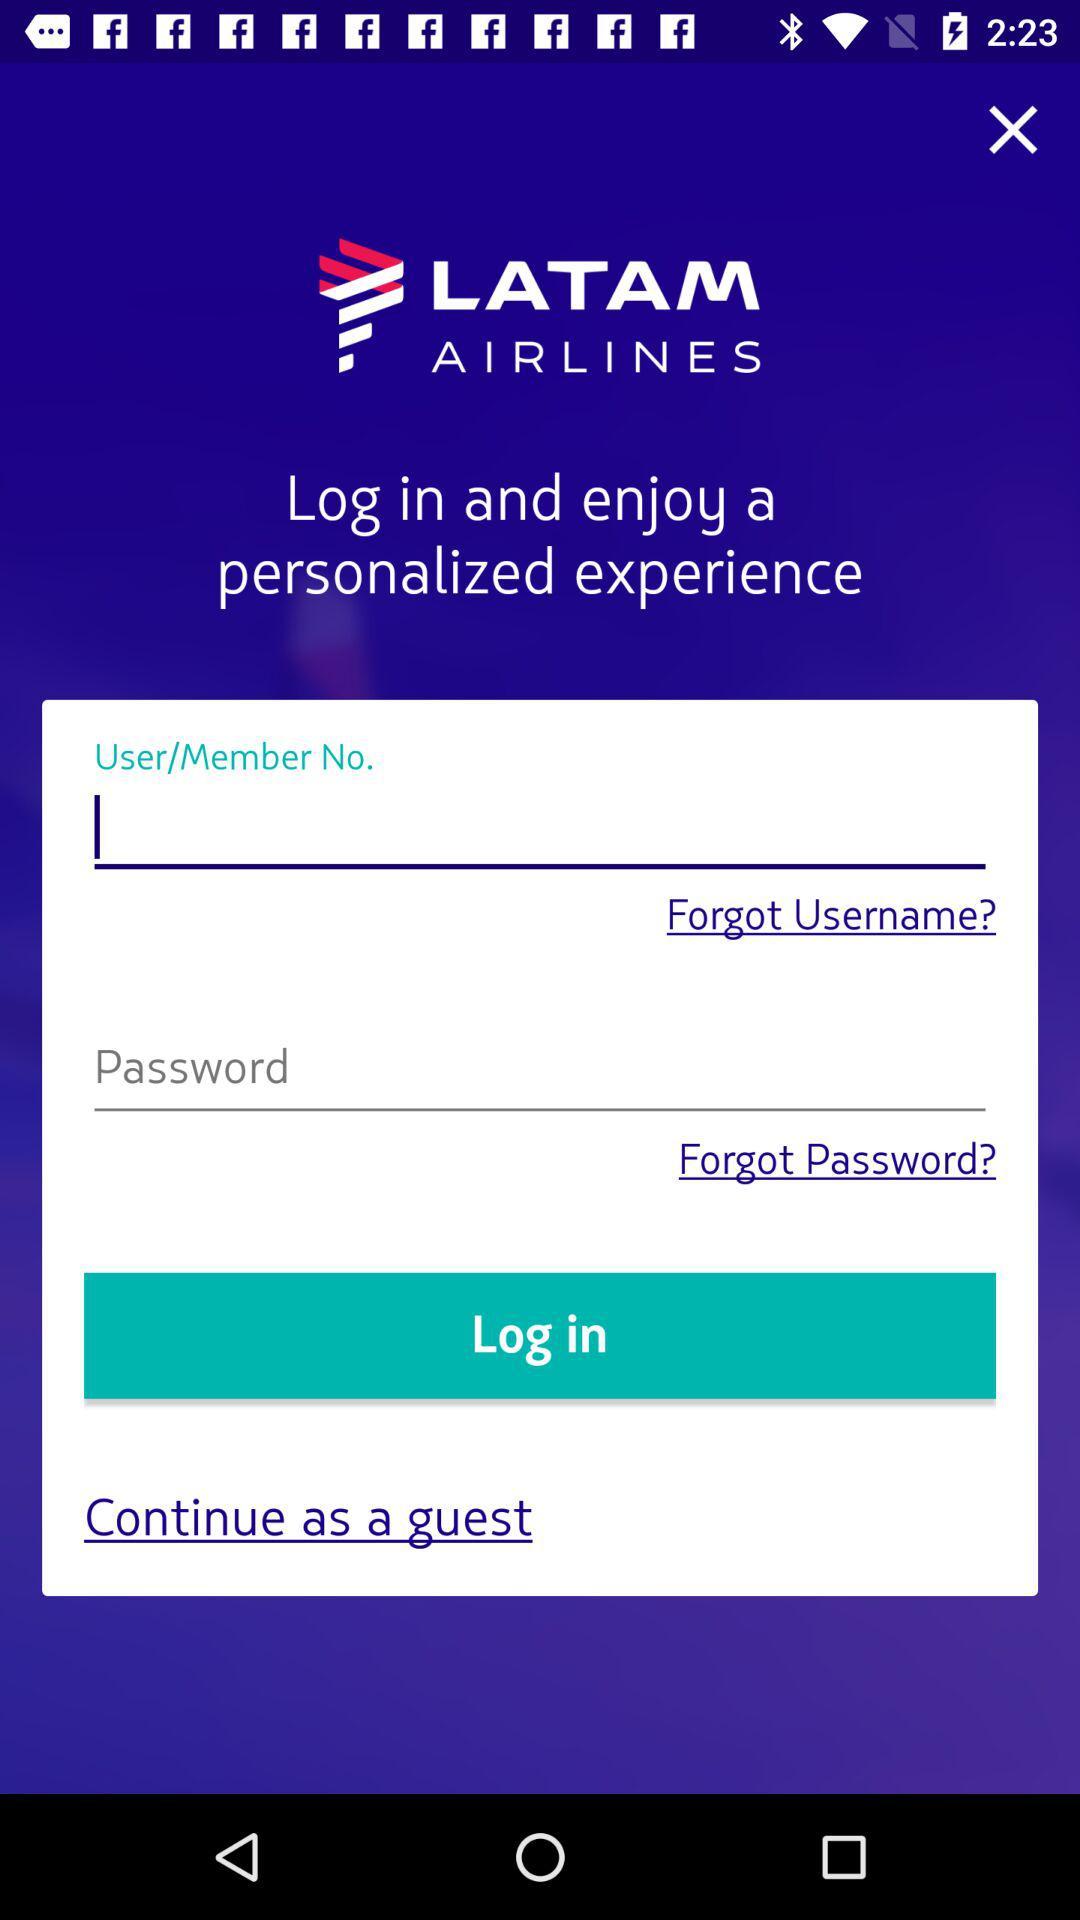  What do you see at coordinates (540, 1071) in the screenshot?
I see `password selection` at bounding box center [540, 1071].